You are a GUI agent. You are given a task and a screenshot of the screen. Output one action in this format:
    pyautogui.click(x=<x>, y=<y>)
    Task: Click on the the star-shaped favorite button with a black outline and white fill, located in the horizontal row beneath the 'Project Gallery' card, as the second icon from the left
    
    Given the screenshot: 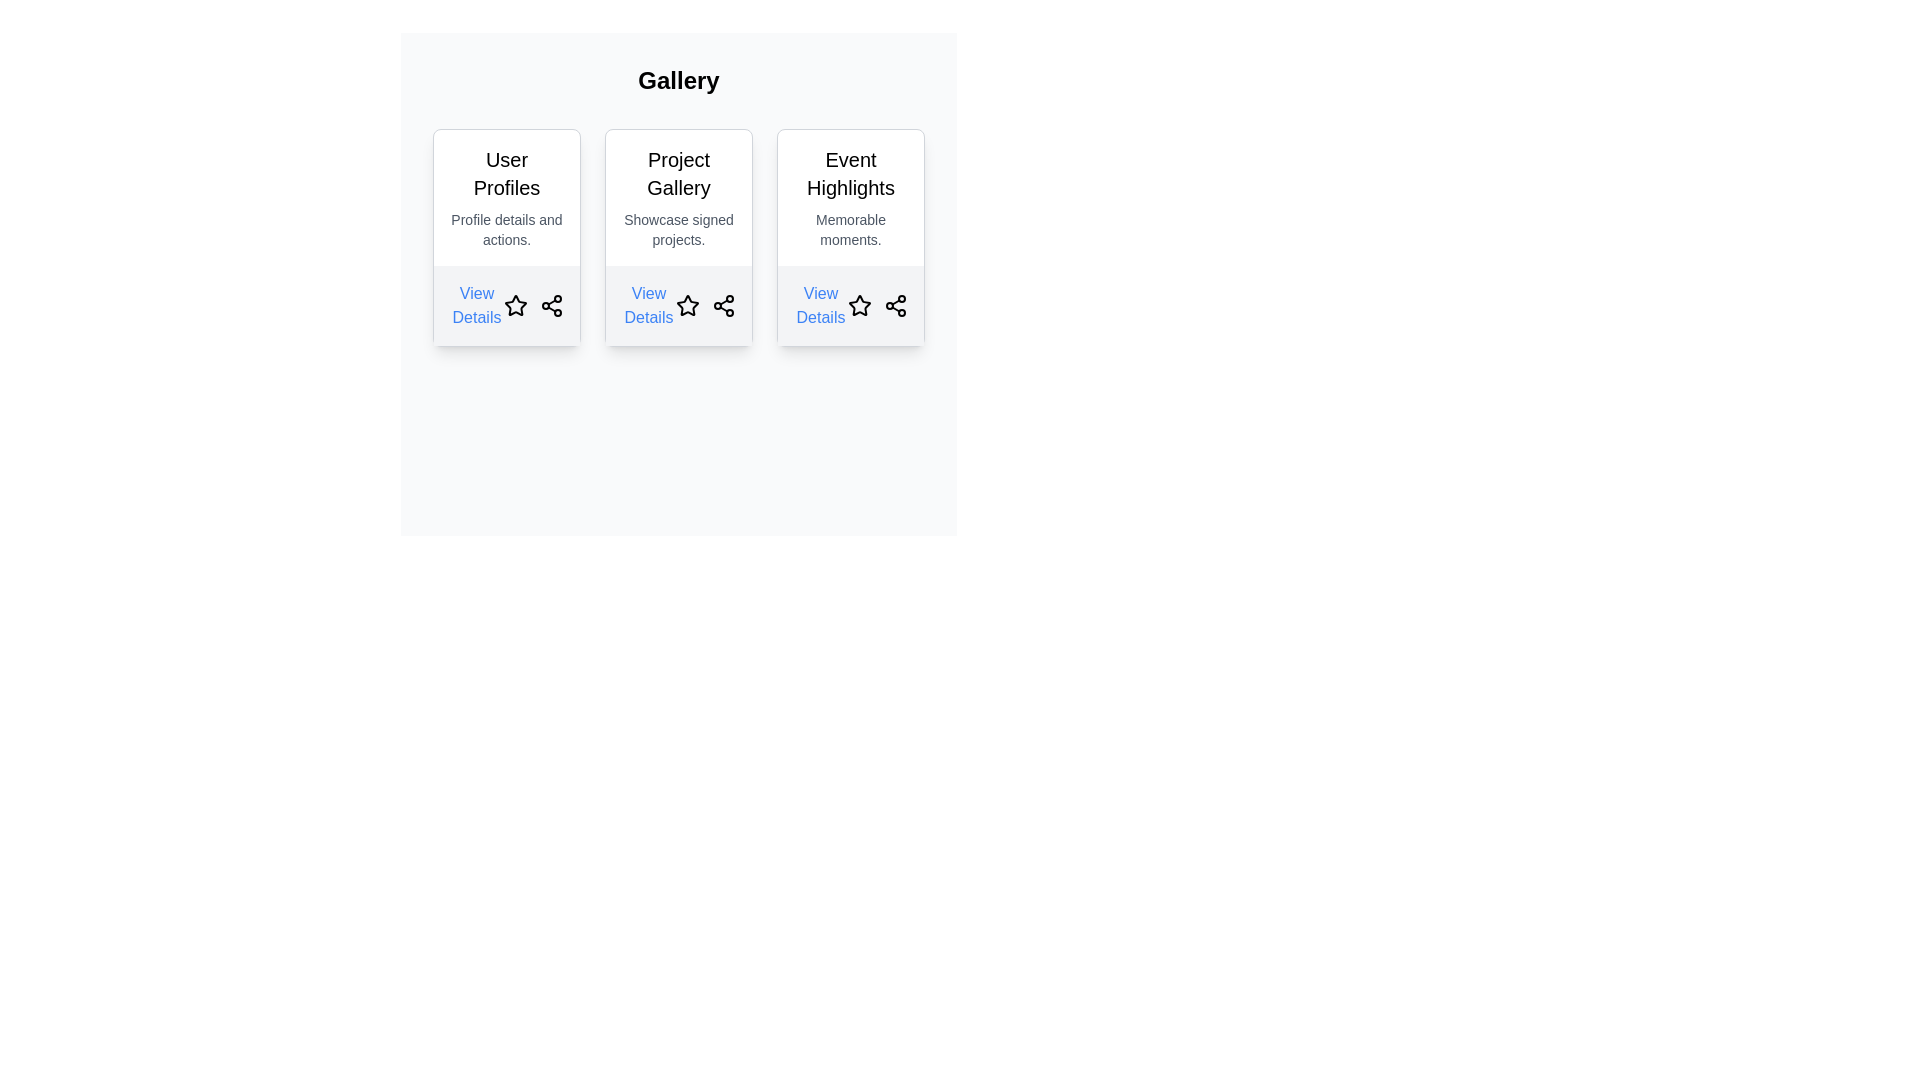 What is the action you would take?
    pyautogui.click(x=687, y=305)
    